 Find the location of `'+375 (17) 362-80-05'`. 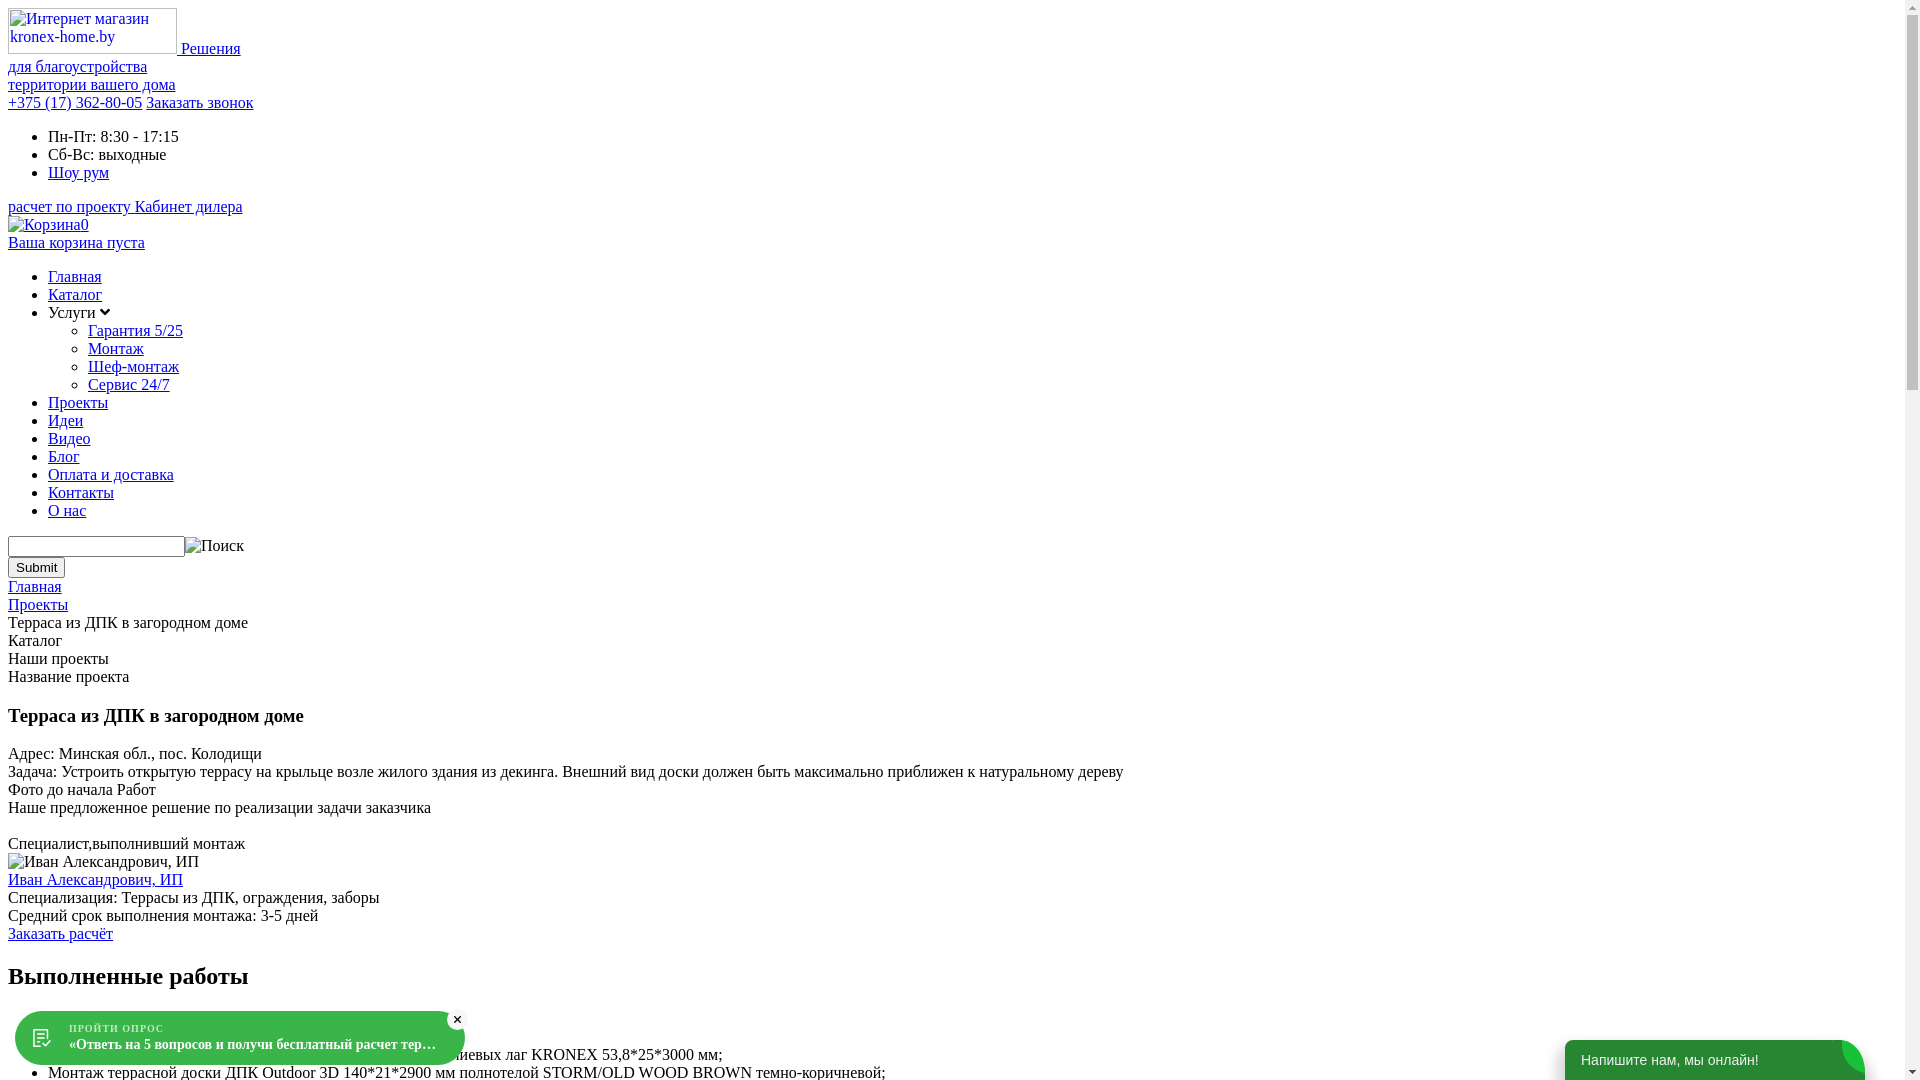

'+375 (17) 362-80-05' is located at coordinates (8, 102).